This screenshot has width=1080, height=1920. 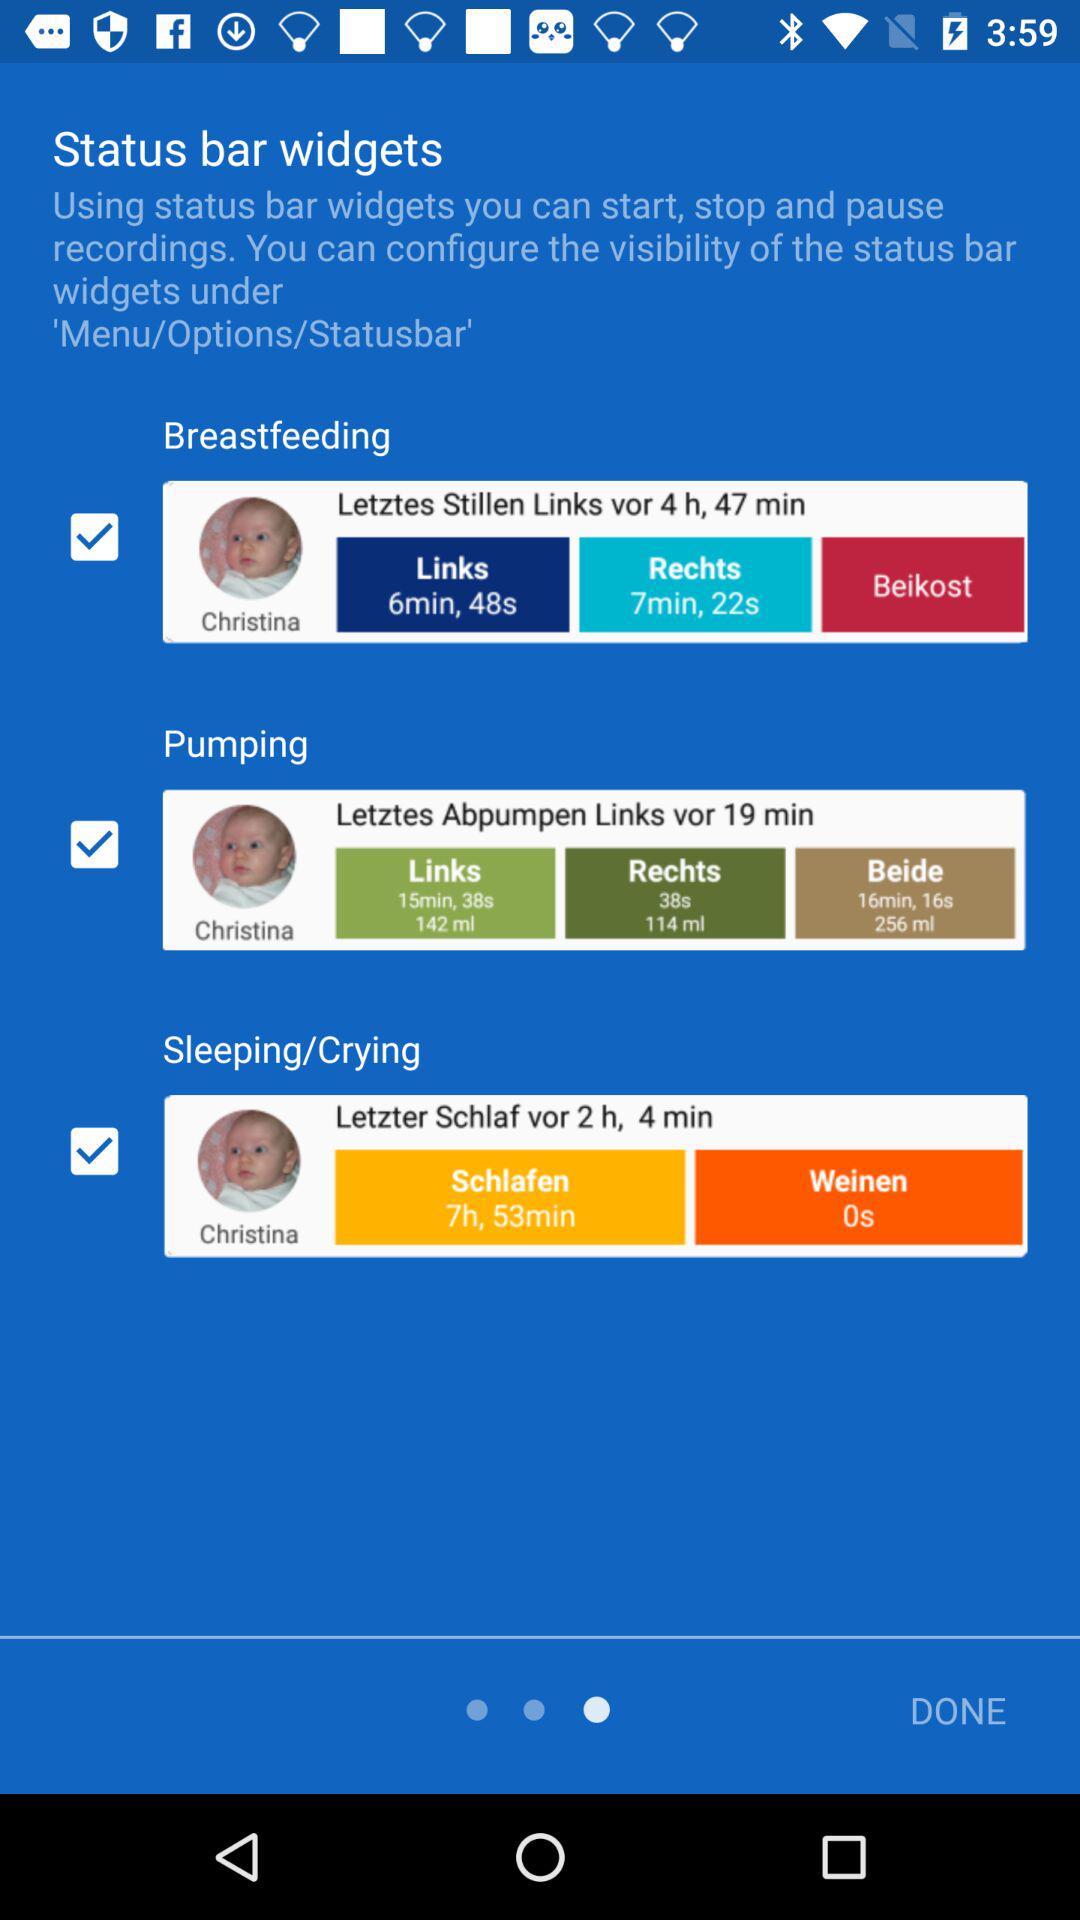 I want to click on deselect option, so click(x=94, y=537).